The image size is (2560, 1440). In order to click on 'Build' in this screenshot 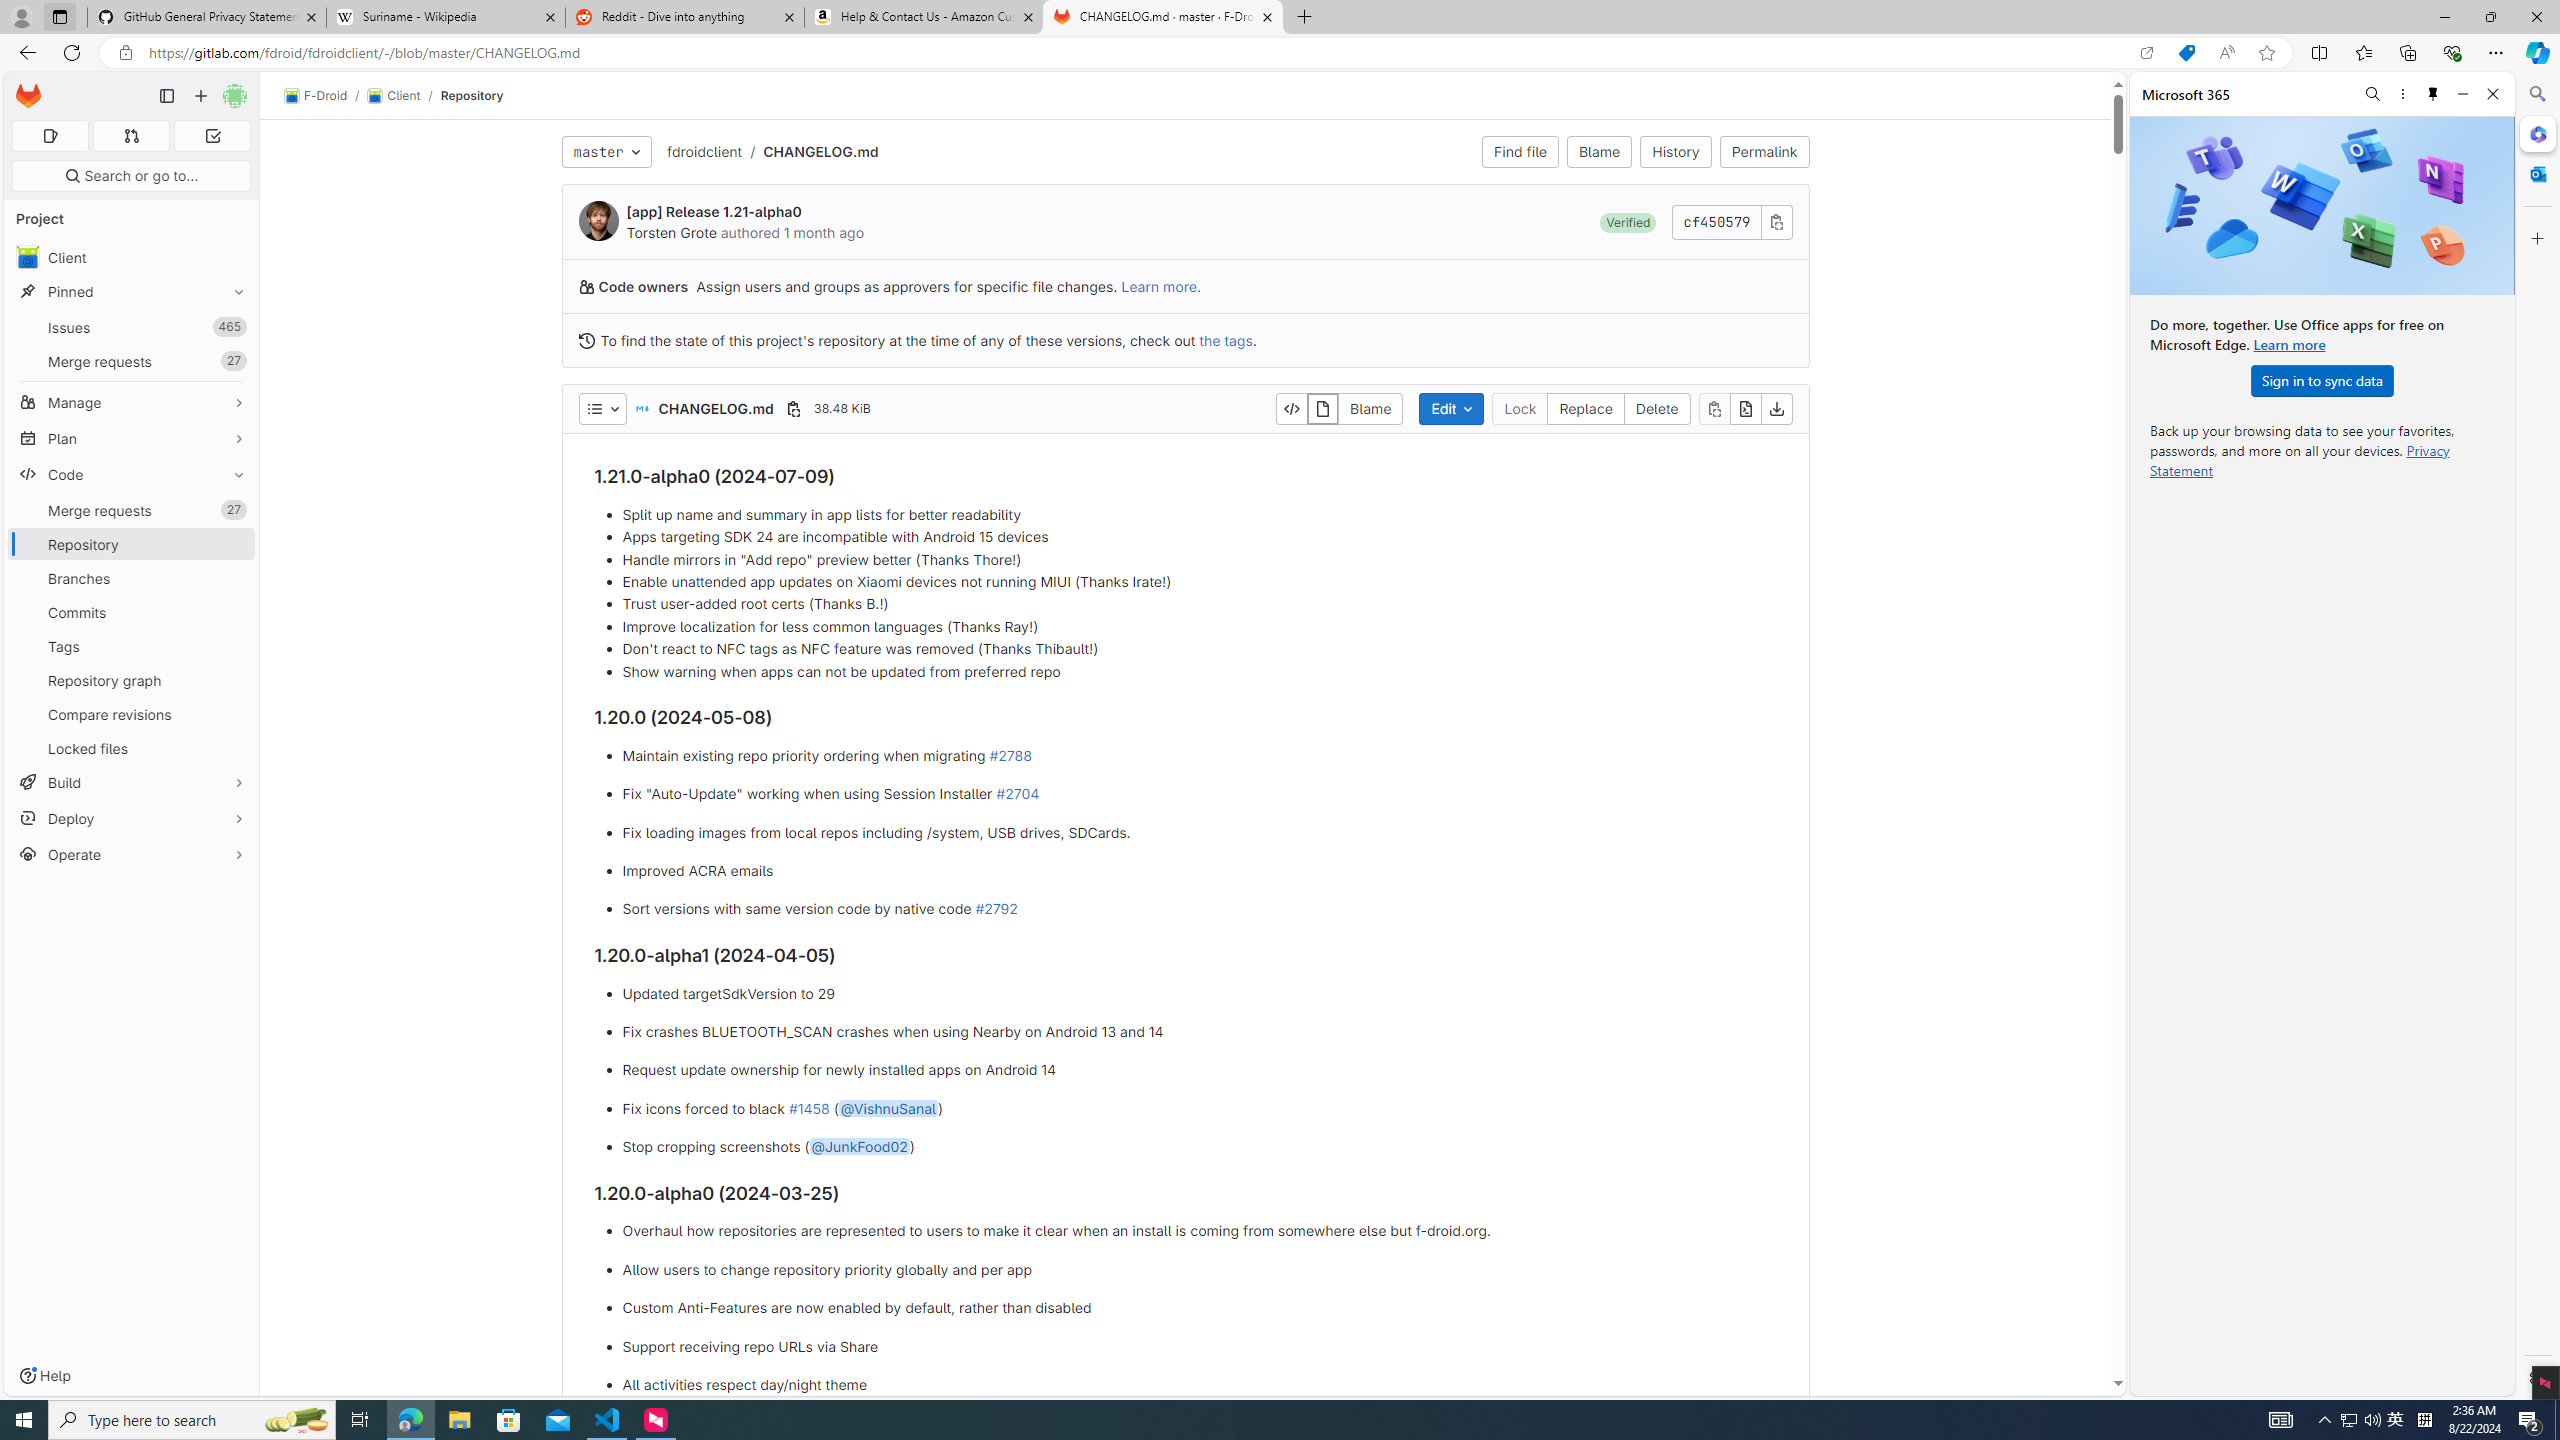, I will do `click(130, 781)`.